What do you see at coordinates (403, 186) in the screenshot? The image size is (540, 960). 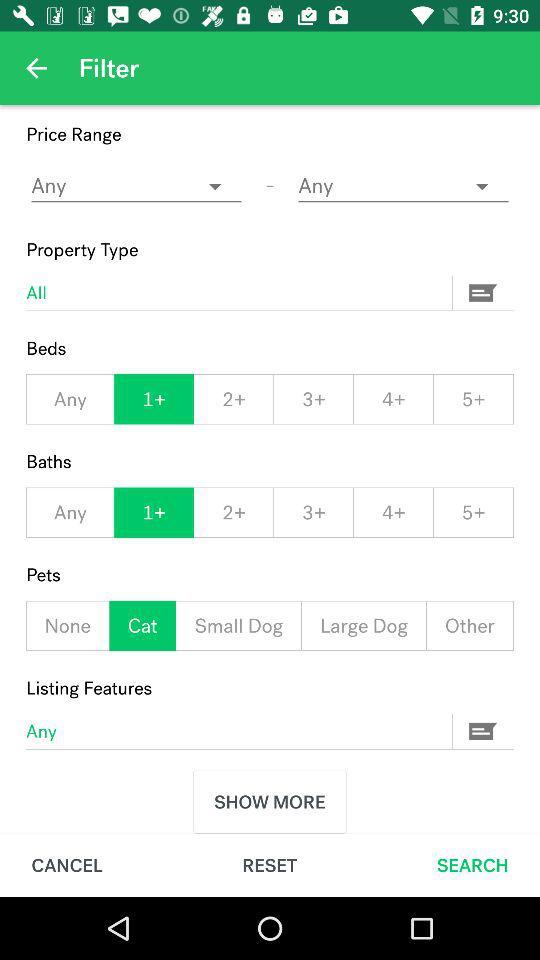 I see `second drop down` at bounding box center [403, 186].